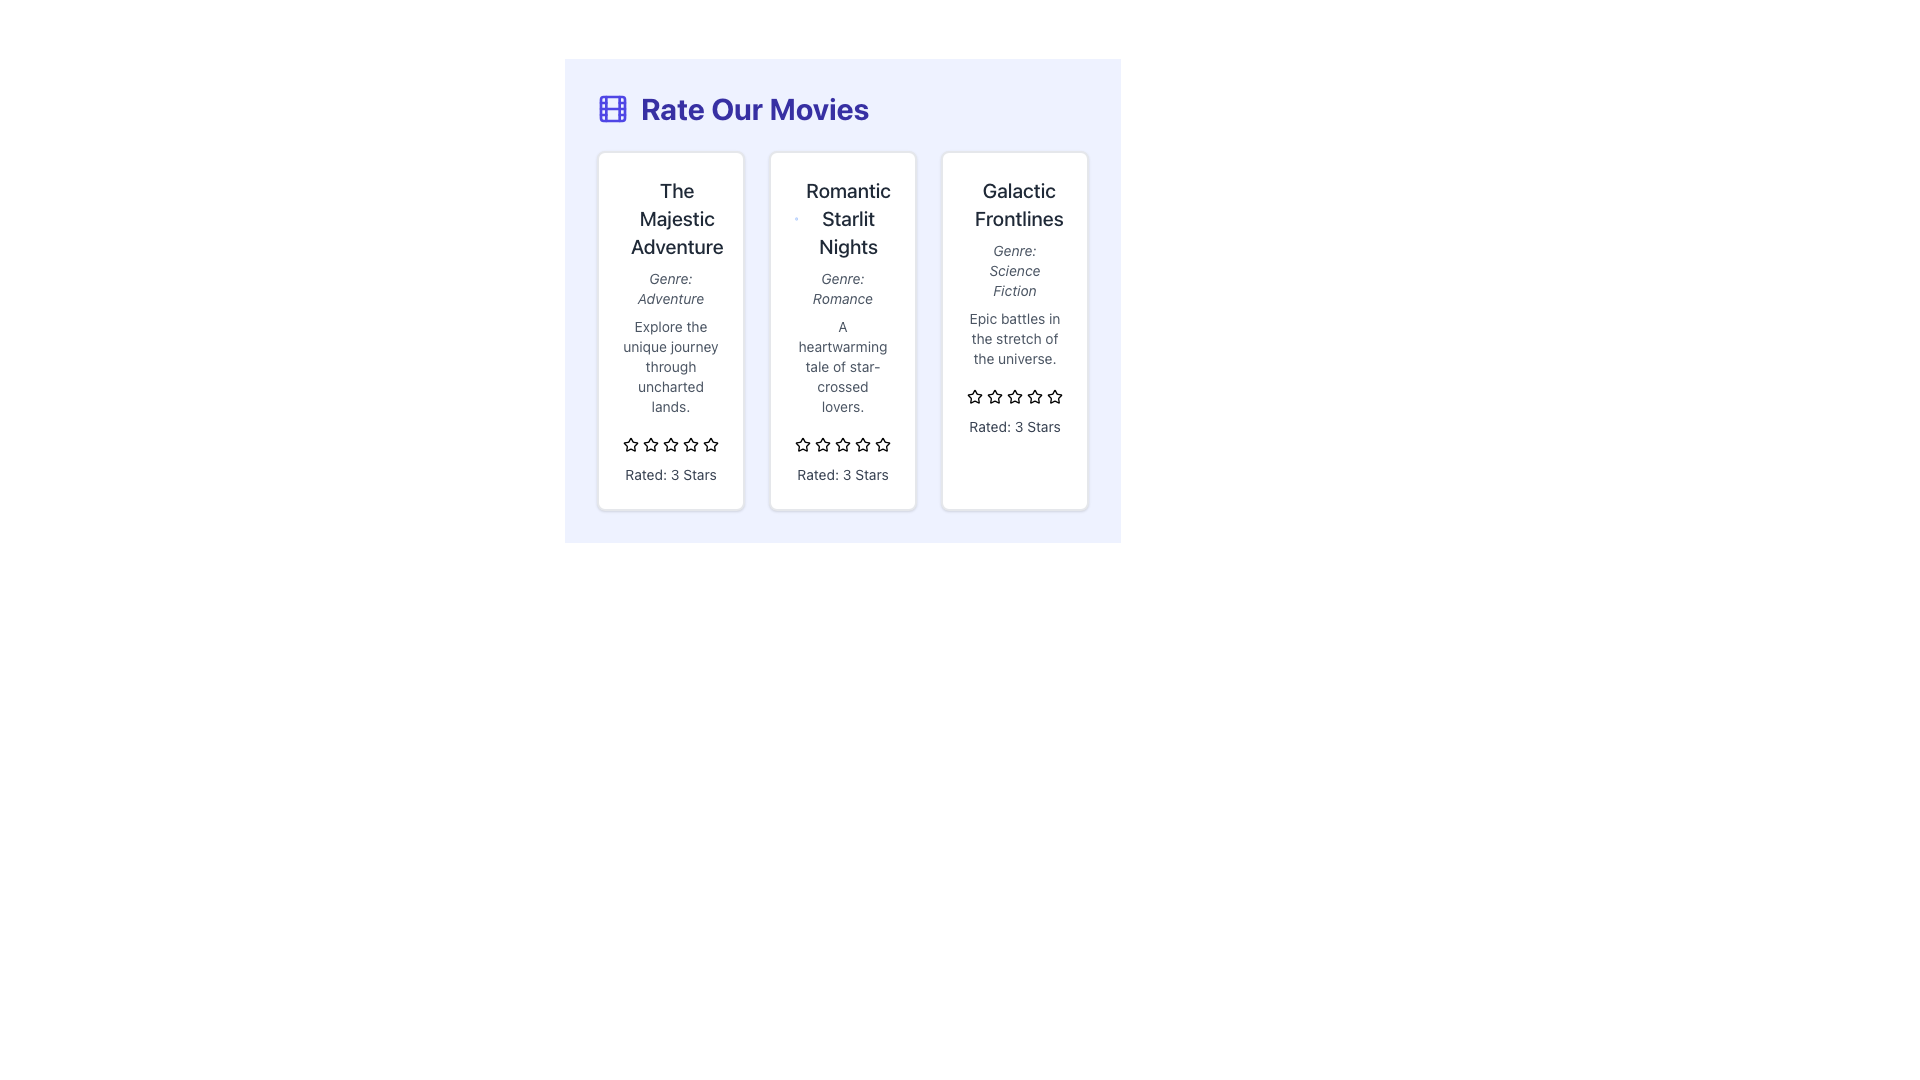  What do you see at coordinates (1035, 397) in the screenshot?
I see `the sixth star-shaped rating icon with a gray outline under the 'Galactic Frontlines' section` at bounding box center [1035, 397].